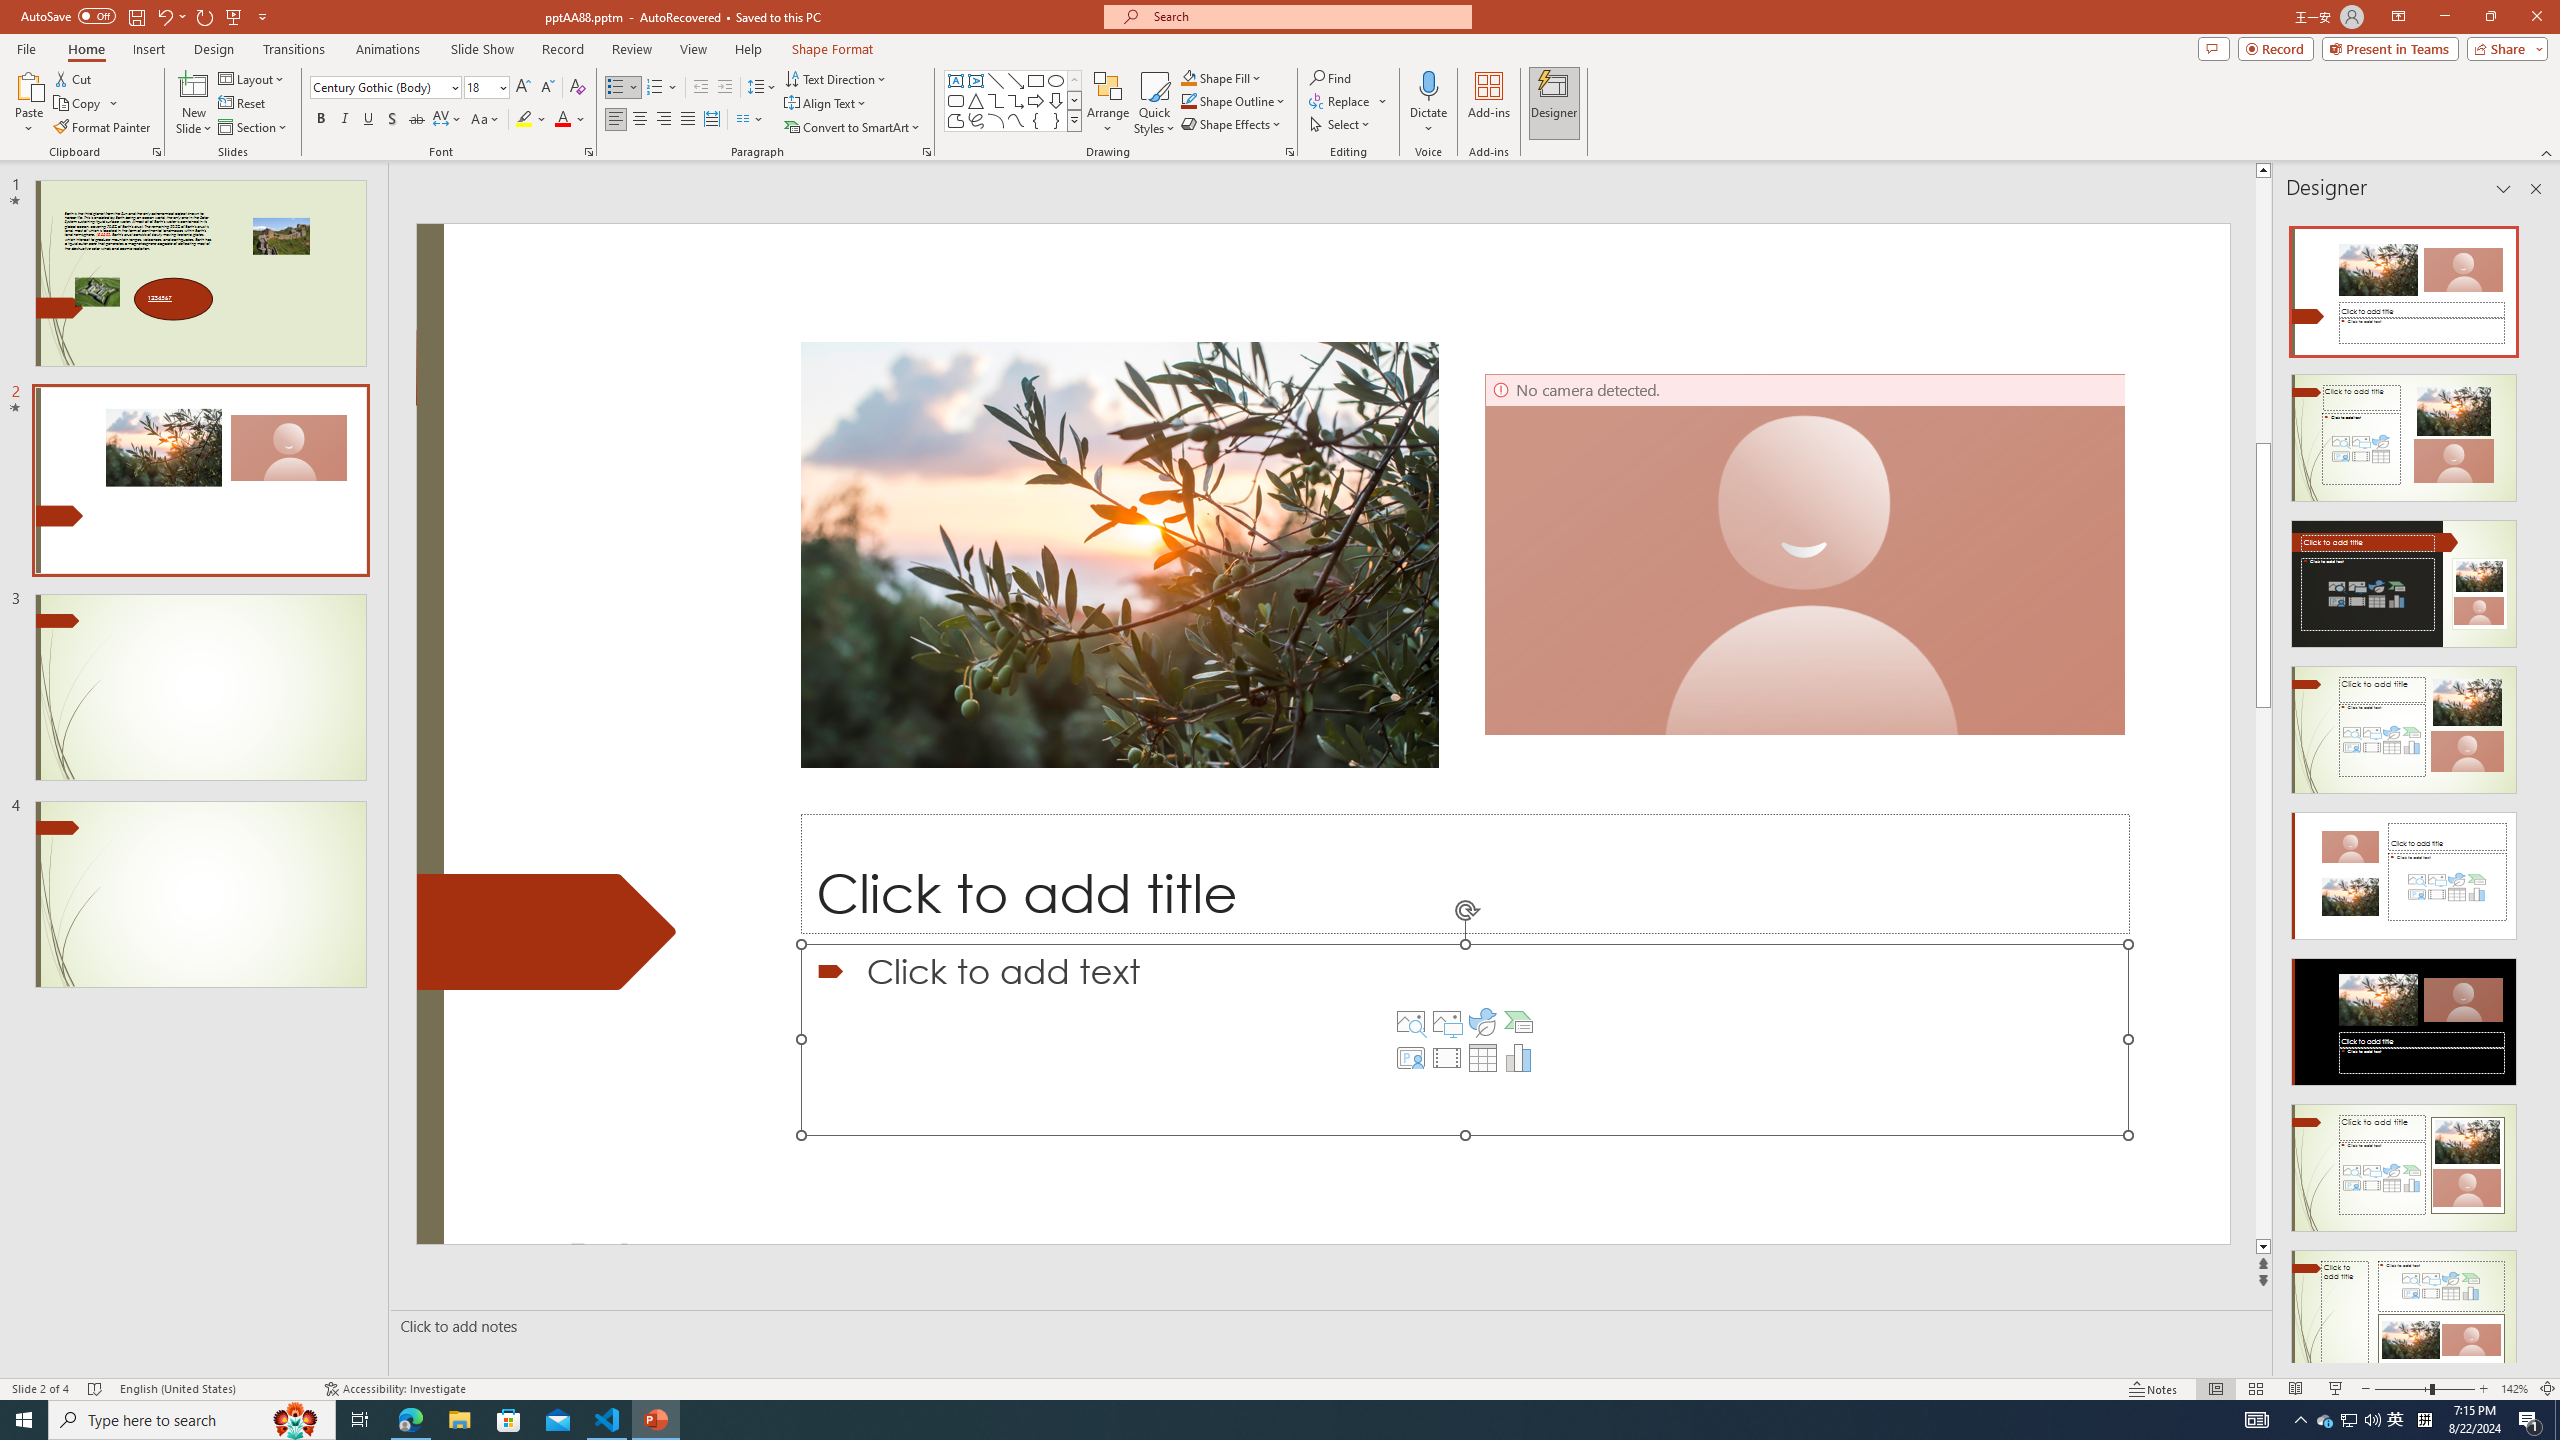  Describe the element at coordinates (1805, 555) in the screenshot. I see `'Camera 7, No camera detected.'` at that location.